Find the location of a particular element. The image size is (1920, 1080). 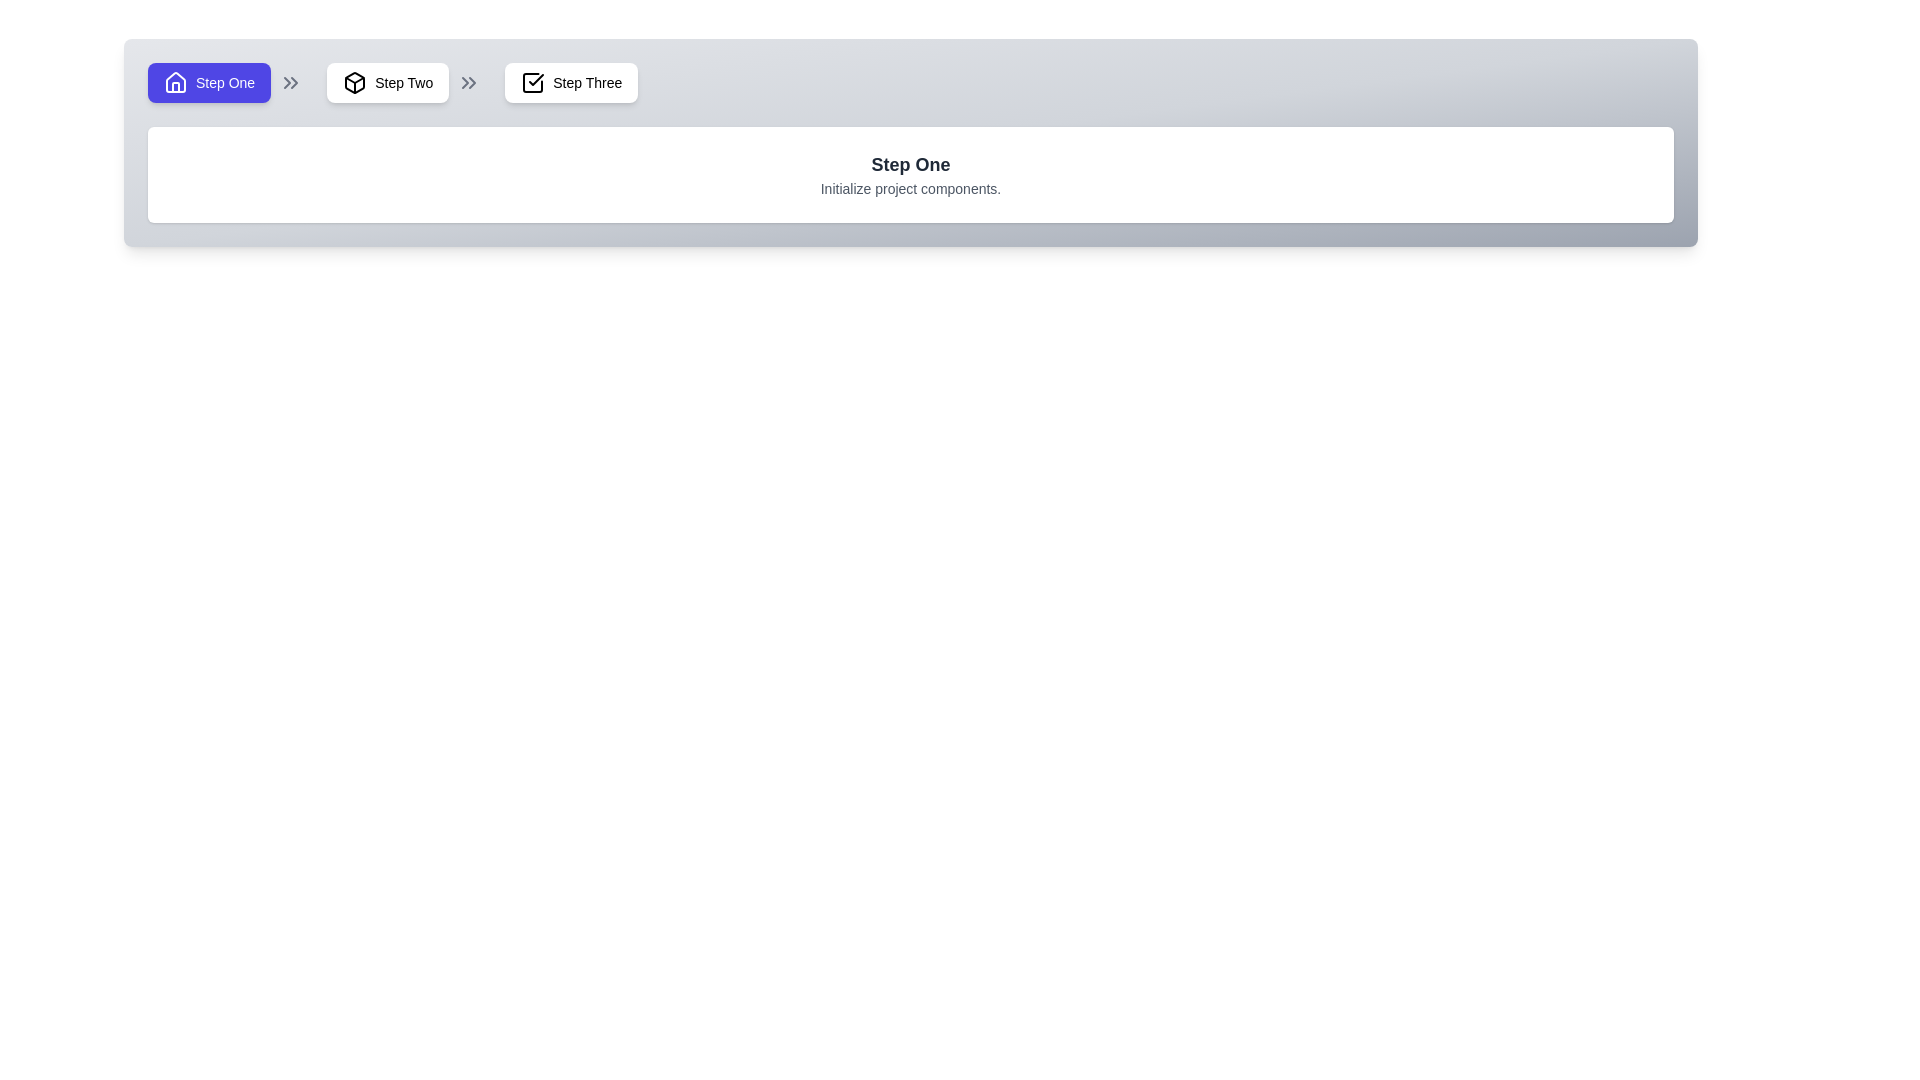

the navigation icon located between 'Step Two' and 'Step Three' in the navigation bar to indicate progression is located at coordinates (468, 82).